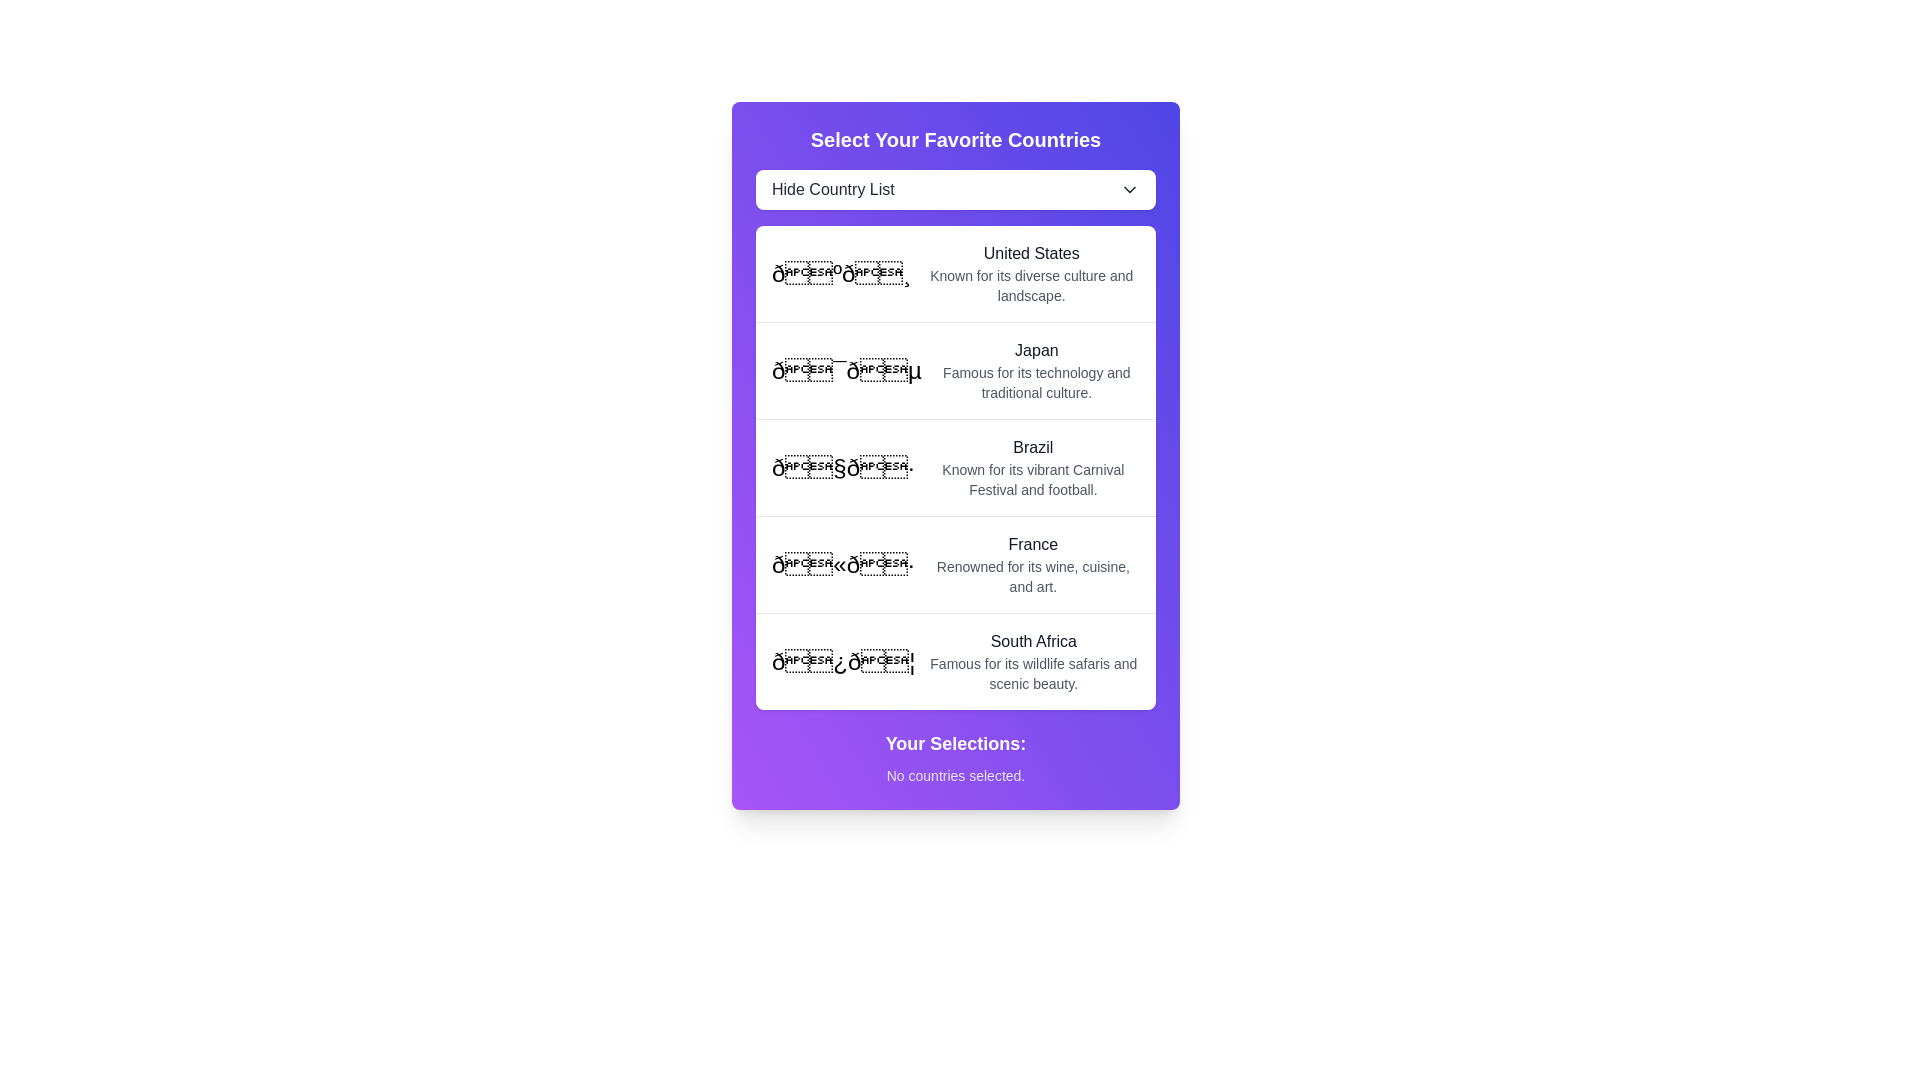 Image resolution: width=1920 pixels, height=1080 pixels. What do you see at coordinates (1033, 662) in the screenshot?
I see `description of the text block containing the title 'South Africa' and the description 'Famous for its wildlife safaris and scenic beauty.'` at bounding box center [1033, 662].